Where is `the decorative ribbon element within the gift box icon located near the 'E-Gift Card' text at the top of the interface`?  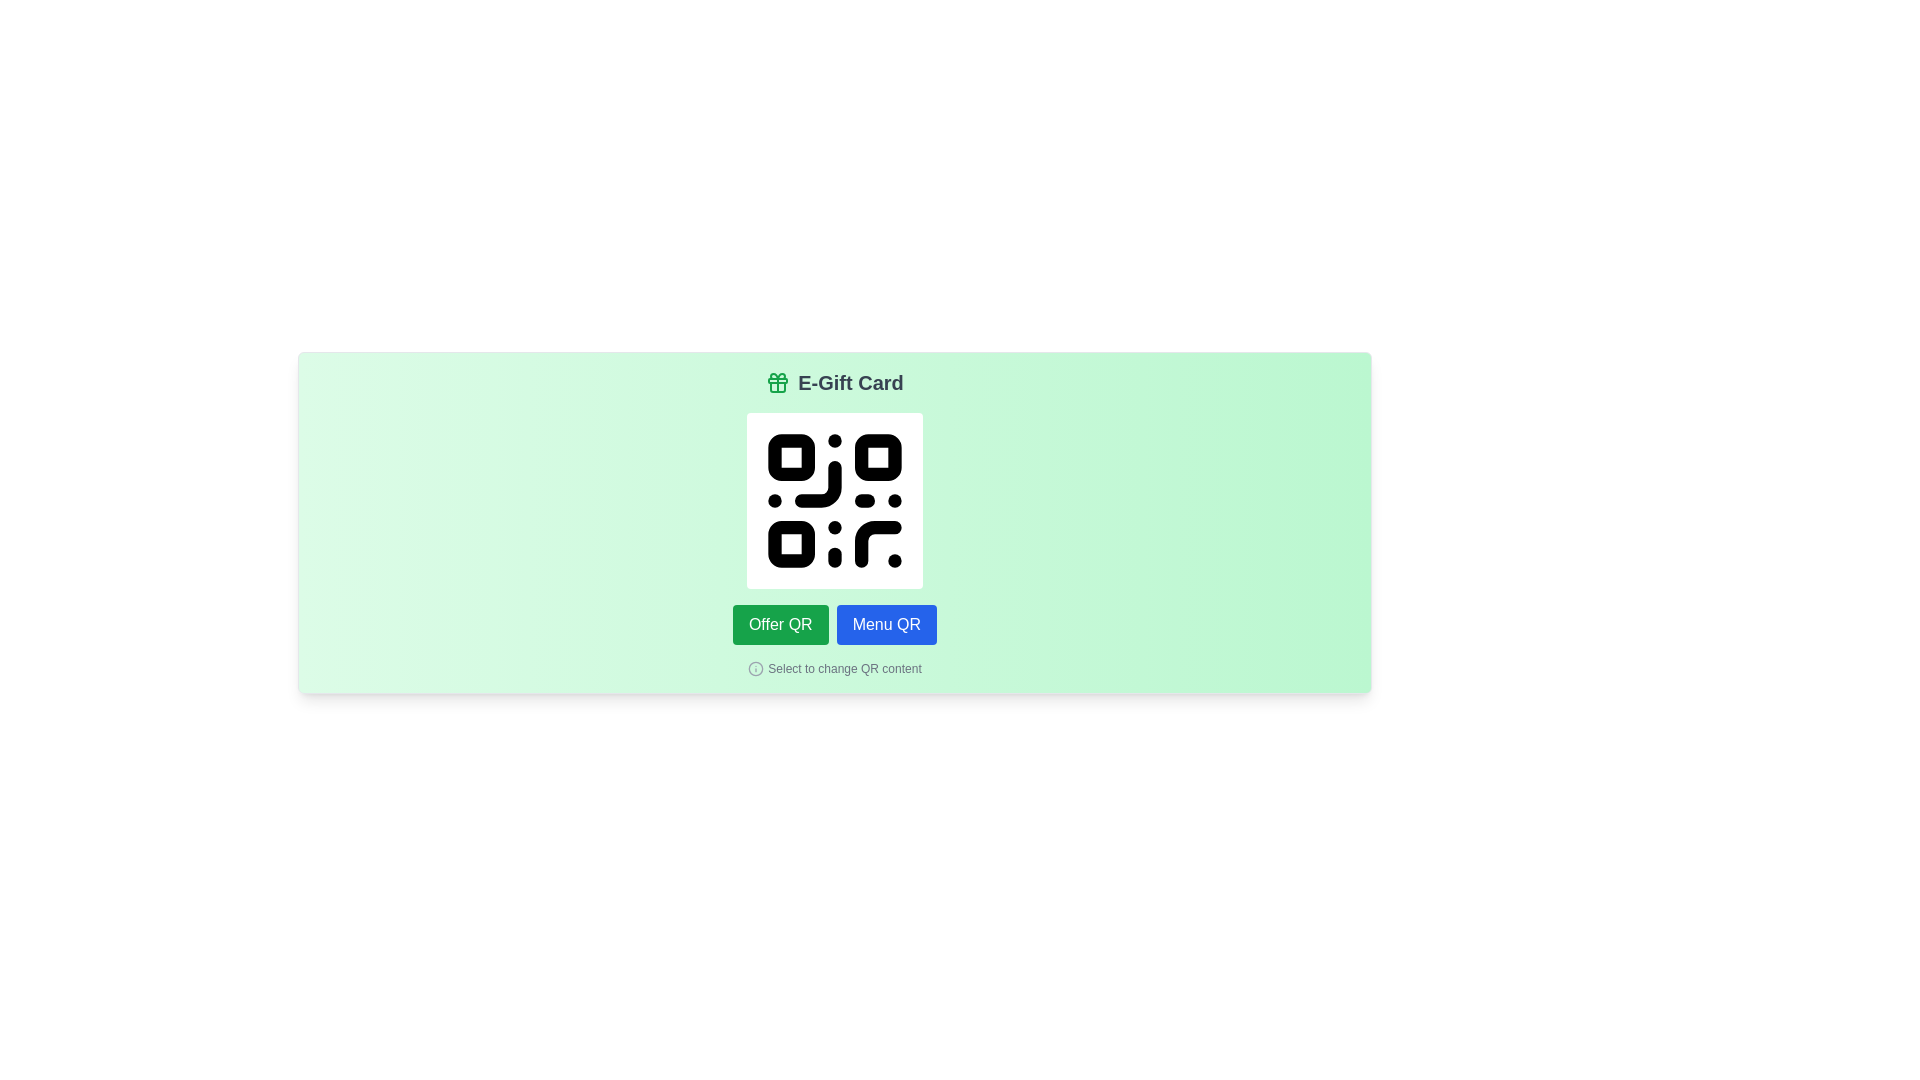
the decorative ribbon element within the gift box icon located near the 'E-Gift Card' text at the top of the interface is located at coordinates (777, 381).